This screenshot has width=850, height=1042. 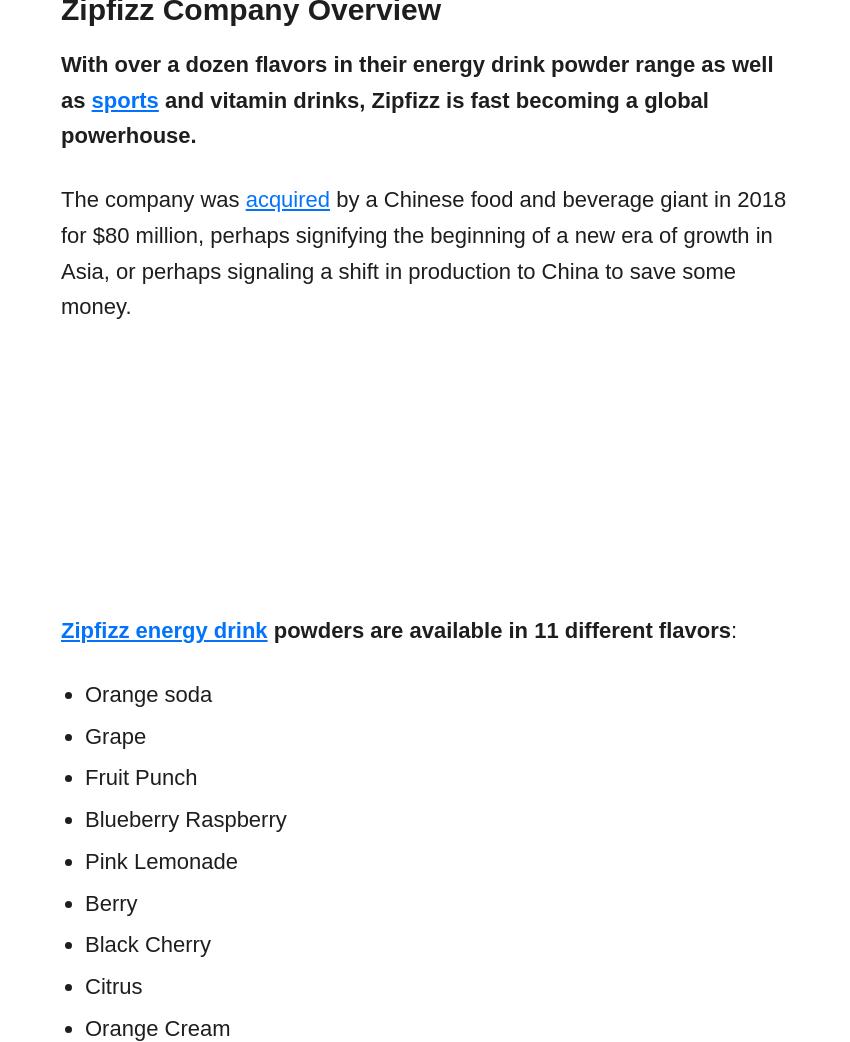 What do you see at coordinates (61, 80) in the screenshot?
I see `'With over a dozen flavors in their energy drink powder range as well as'` at bounding box center [61, 80].